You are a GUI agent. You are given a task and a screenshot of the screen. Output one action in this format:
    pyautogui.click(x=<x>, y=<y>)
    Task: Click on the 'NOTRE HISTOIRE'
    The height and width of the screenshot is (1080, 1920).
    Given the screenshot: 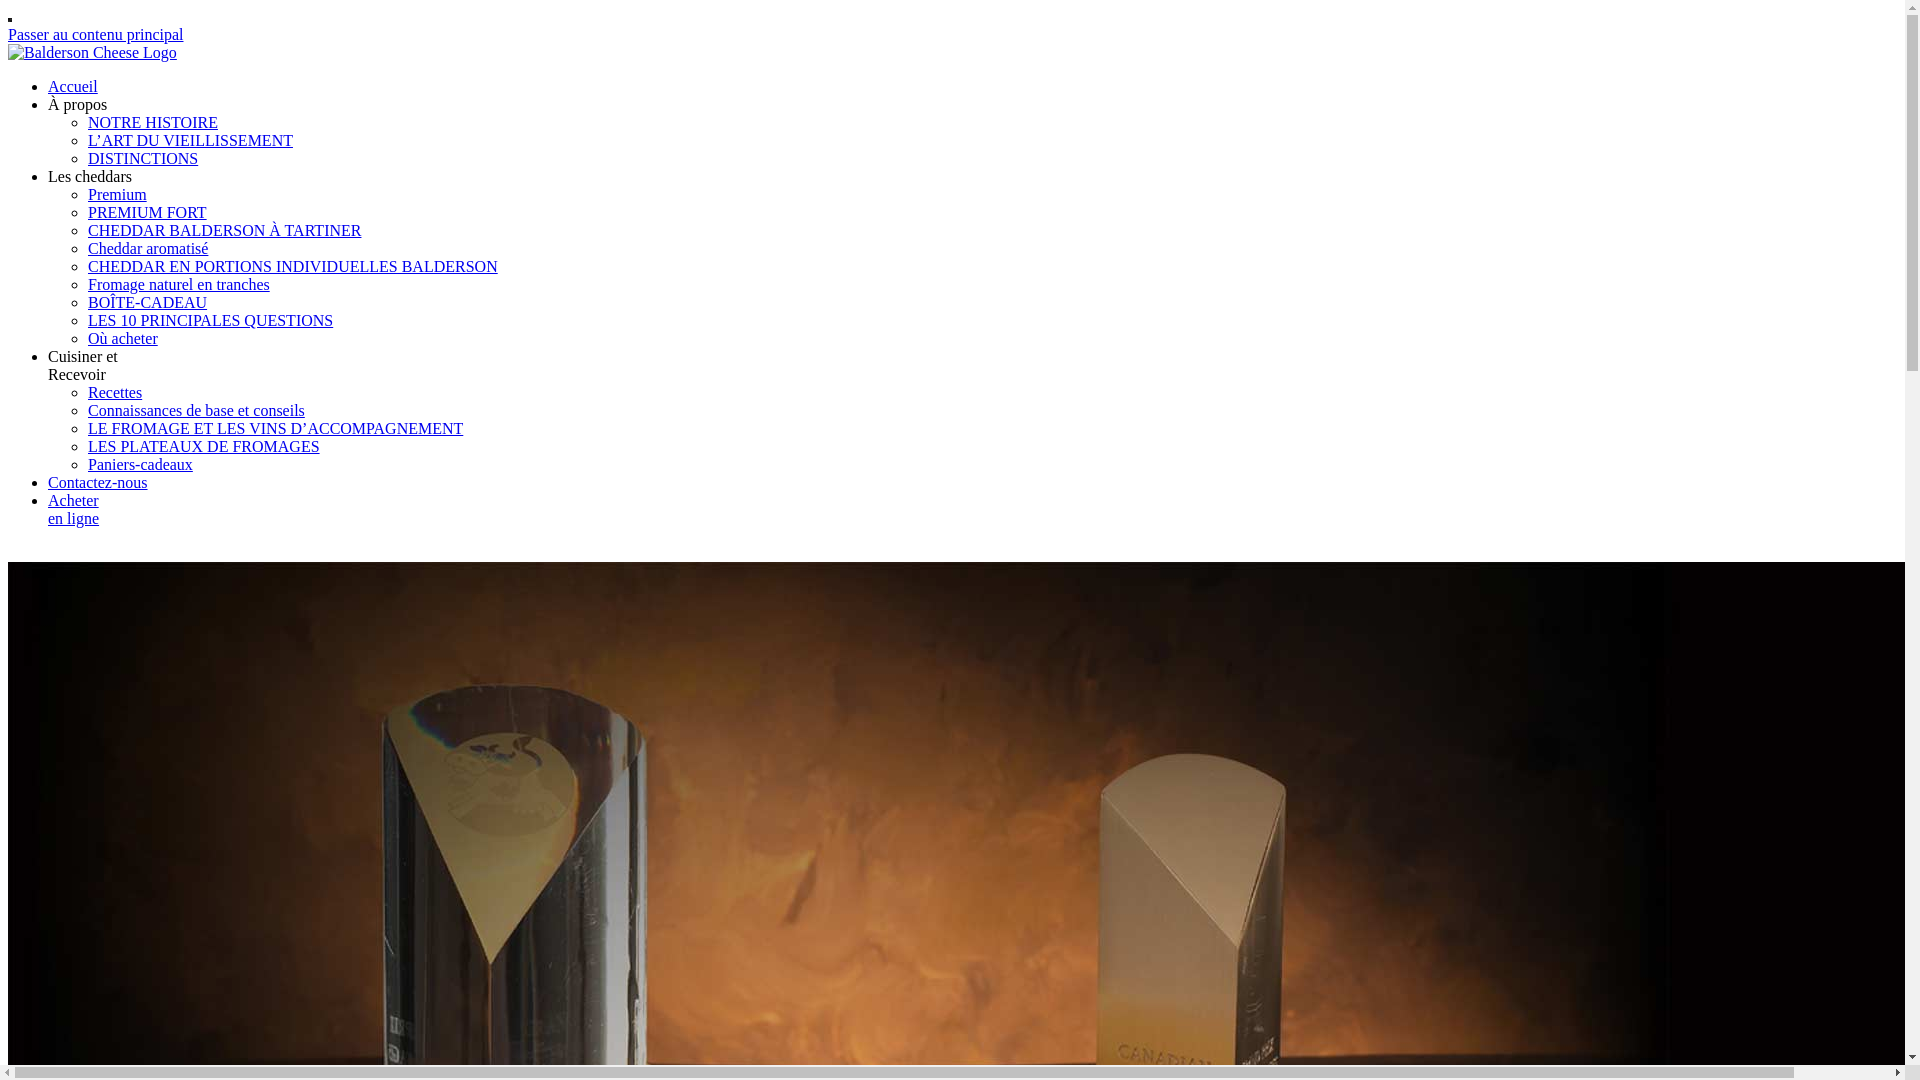 What is the action you would take?
    pyautogui.click(x=152, y=122)
    